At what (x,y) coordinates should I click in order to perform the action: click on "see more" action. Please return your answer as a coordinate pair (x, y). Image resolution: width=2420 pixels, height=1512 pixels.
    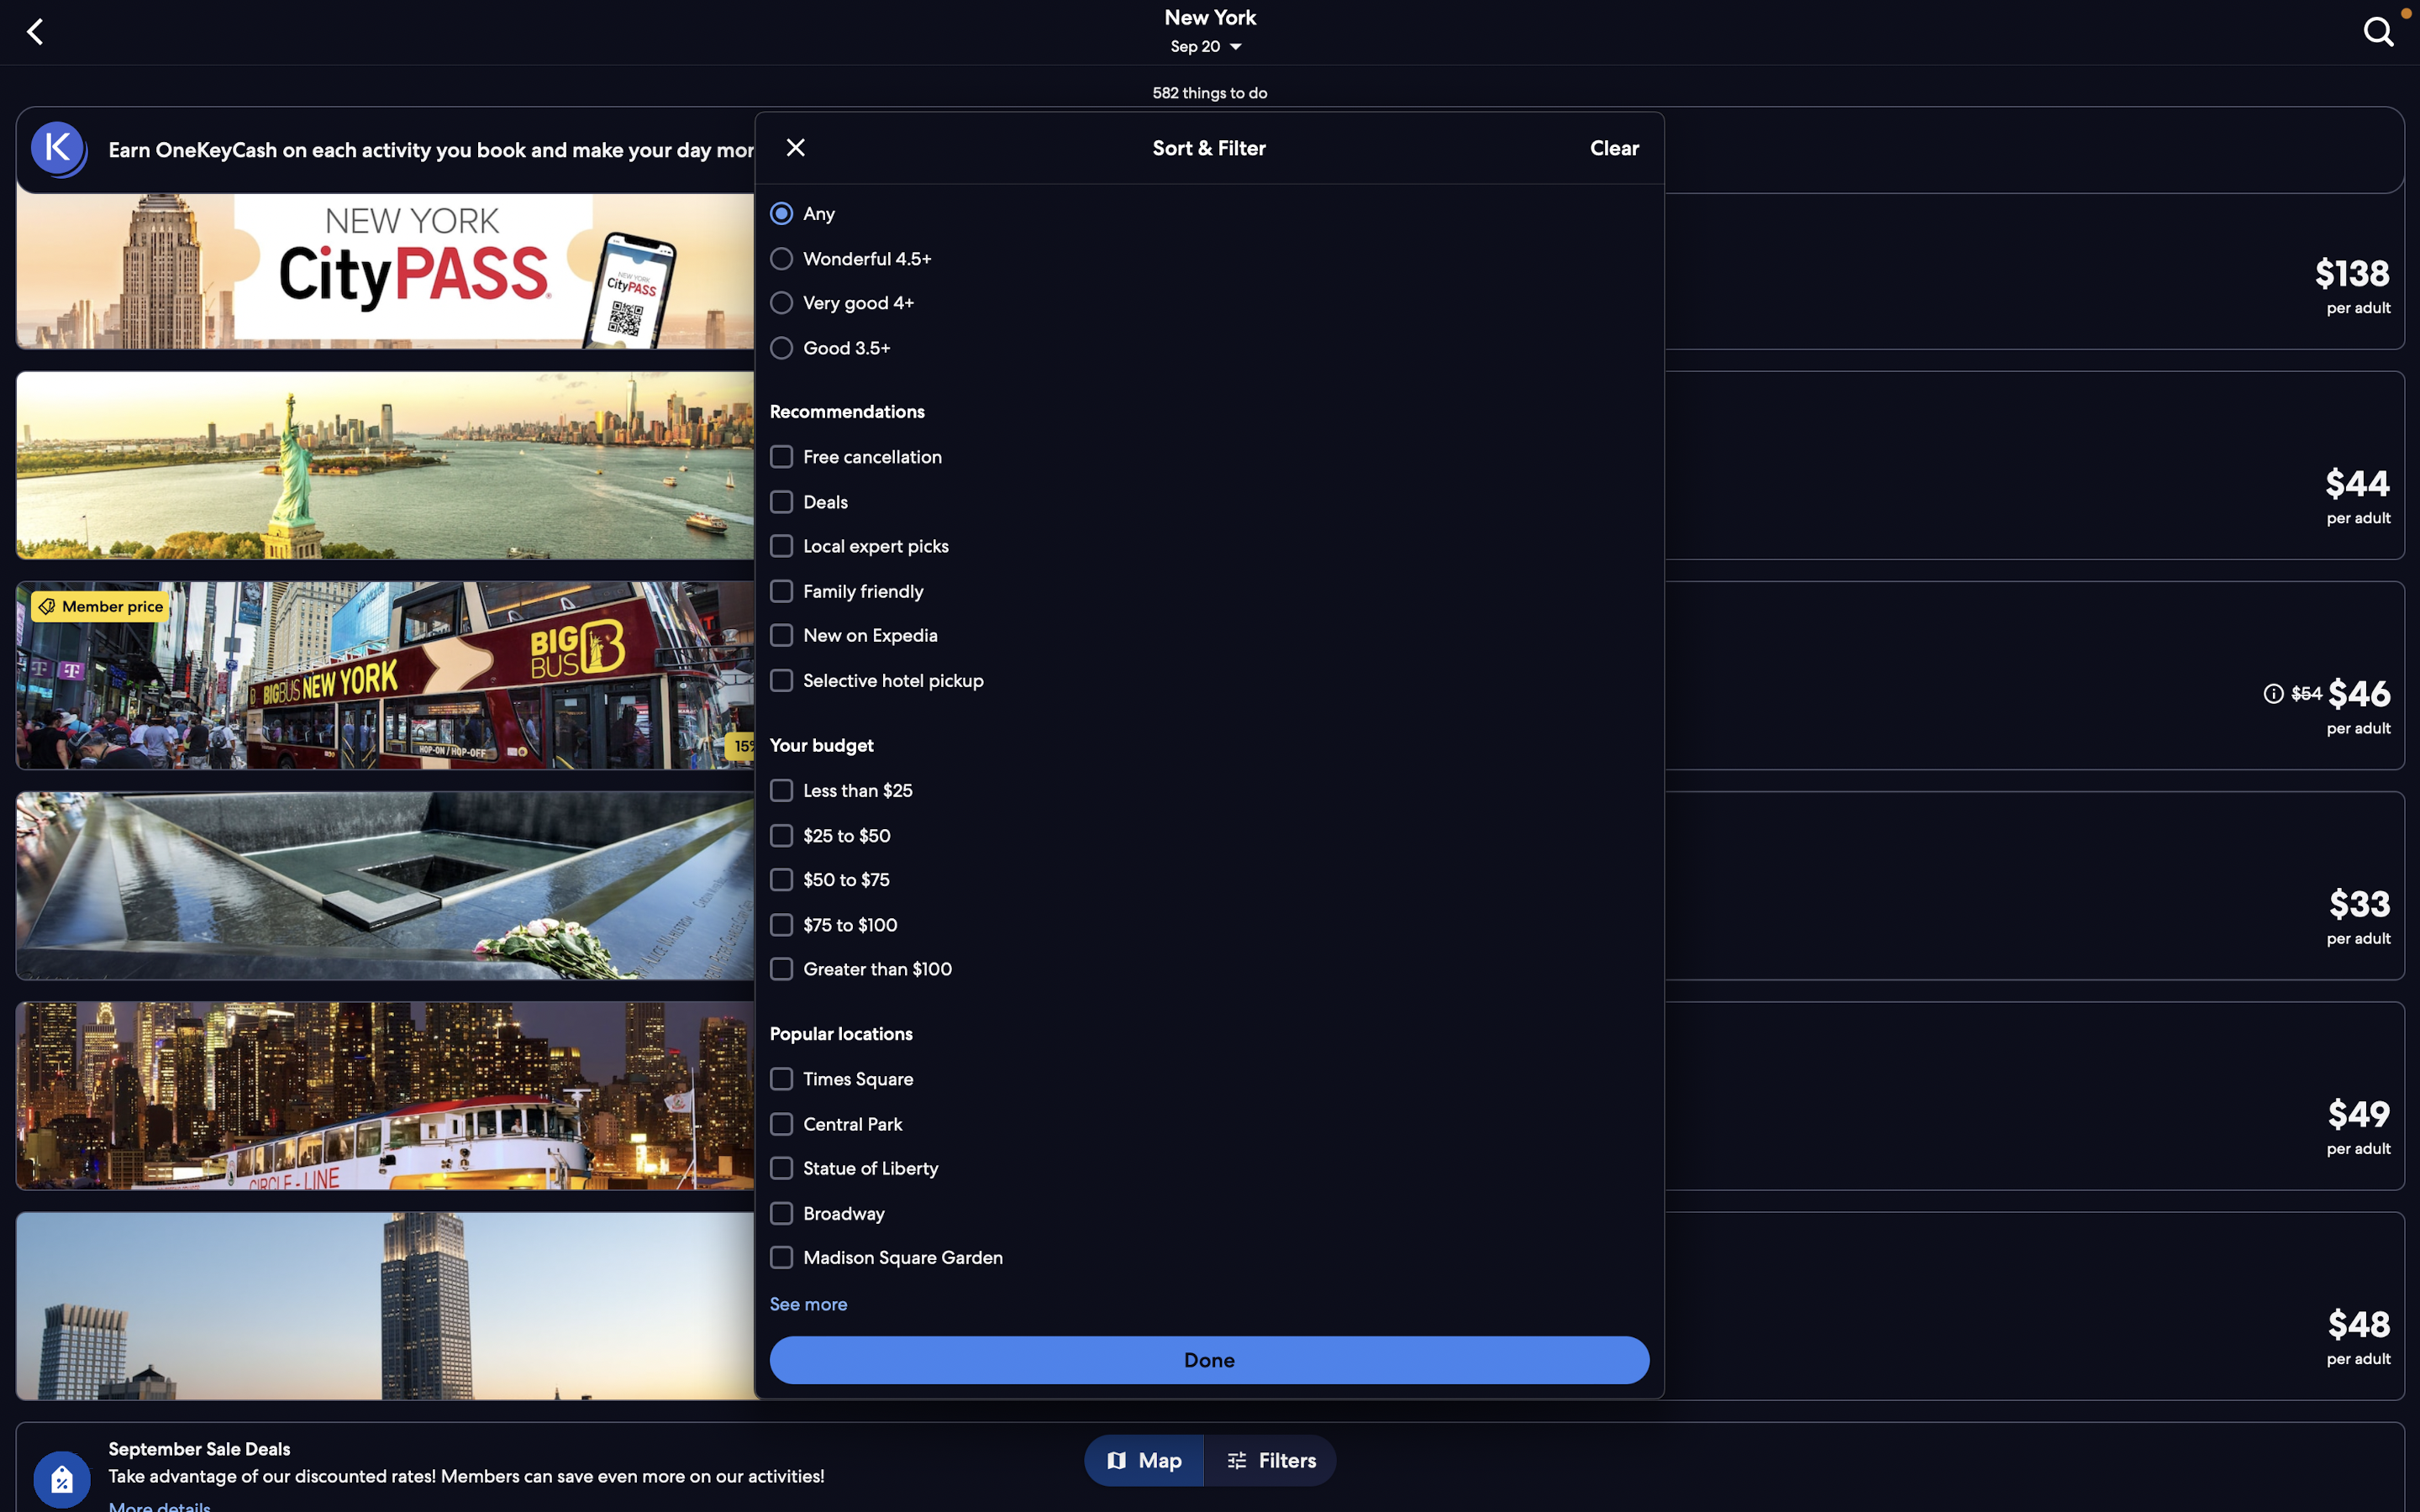
    Looking at the image, I should click on (808, 1305).